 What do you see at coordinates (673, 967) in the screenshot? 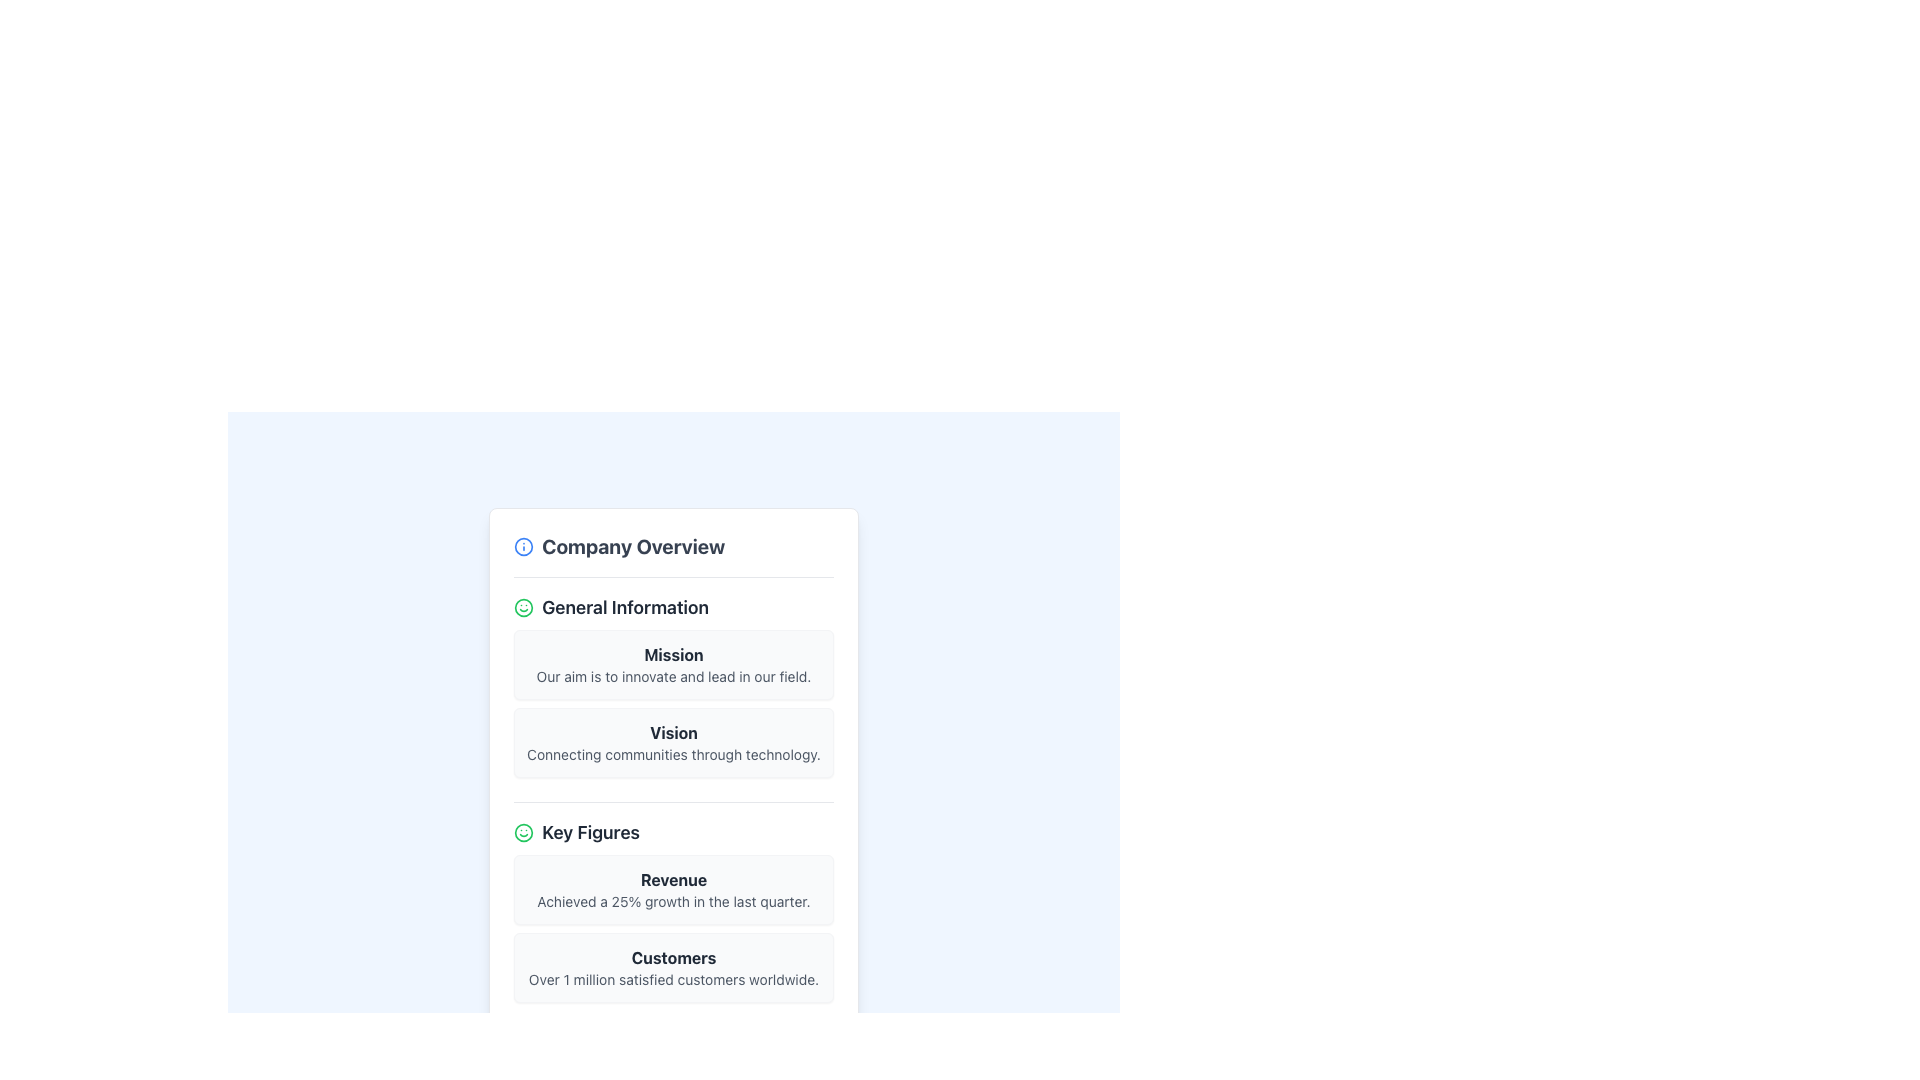
I see `information from the static informational card indicating over 1 million satisfied customers worldwide, located in the 'Key Figures' section below the 'Revenue' card` at bounding box center [673, 967].